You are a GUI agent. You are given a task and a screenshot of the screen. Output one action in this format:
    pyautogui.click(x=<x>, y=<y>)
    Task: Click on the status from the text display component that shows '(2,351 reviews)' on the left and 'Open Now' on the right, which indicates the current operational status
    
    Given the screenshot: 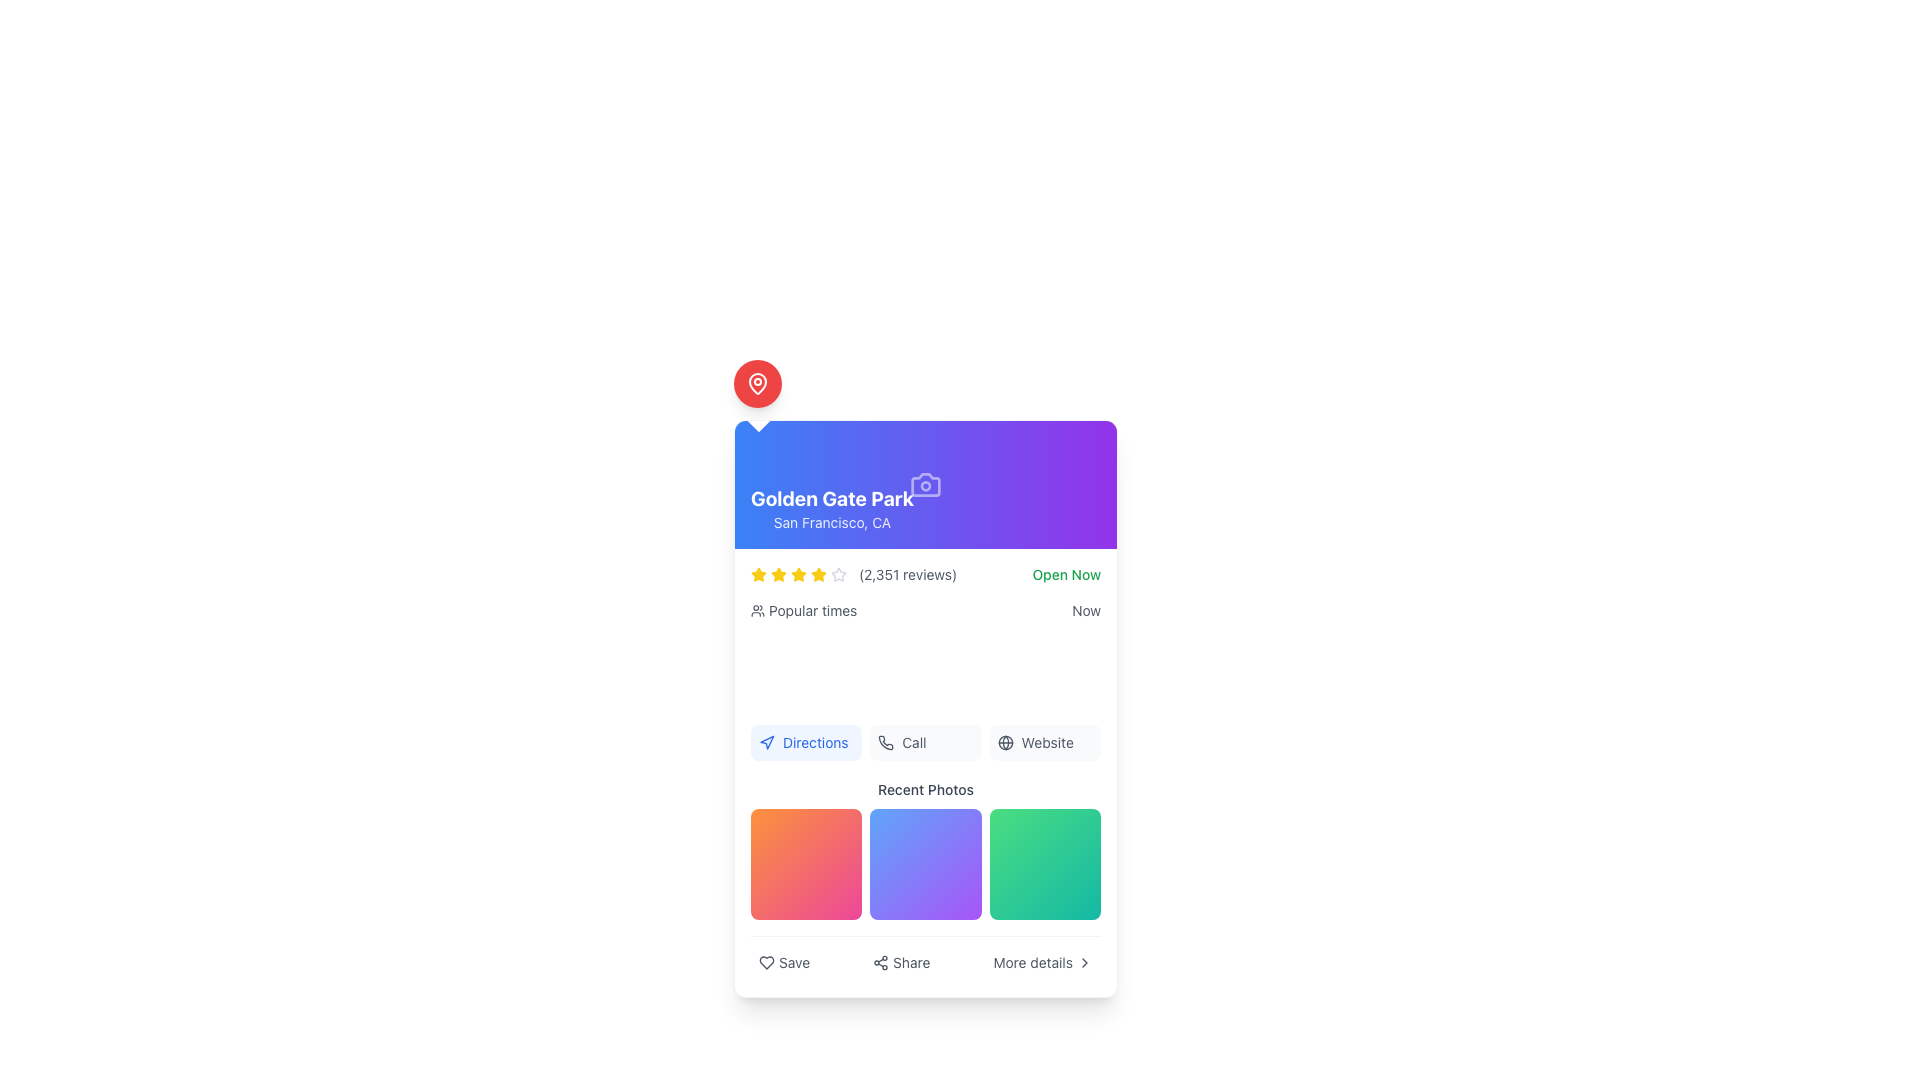 What is the action you would take?
    pyautogui.click(x=925, y=574)
    